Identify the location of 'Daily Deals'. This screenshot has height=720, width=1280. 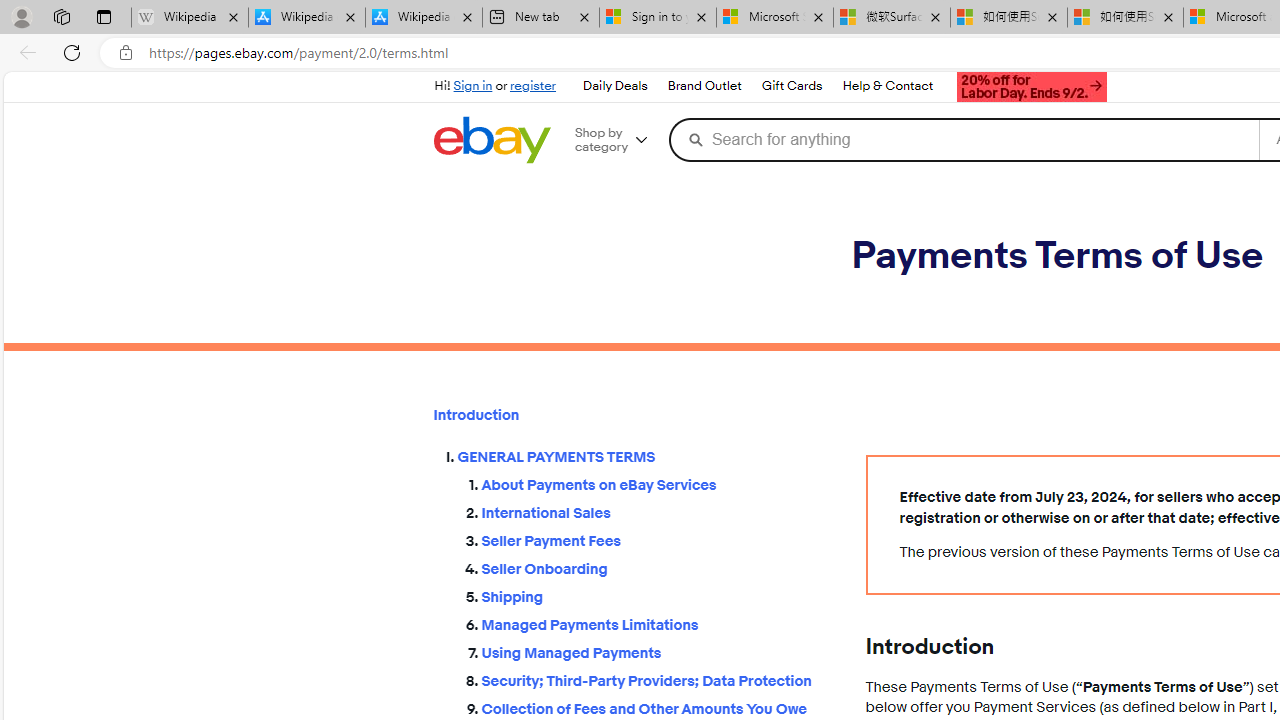
(614, 86).